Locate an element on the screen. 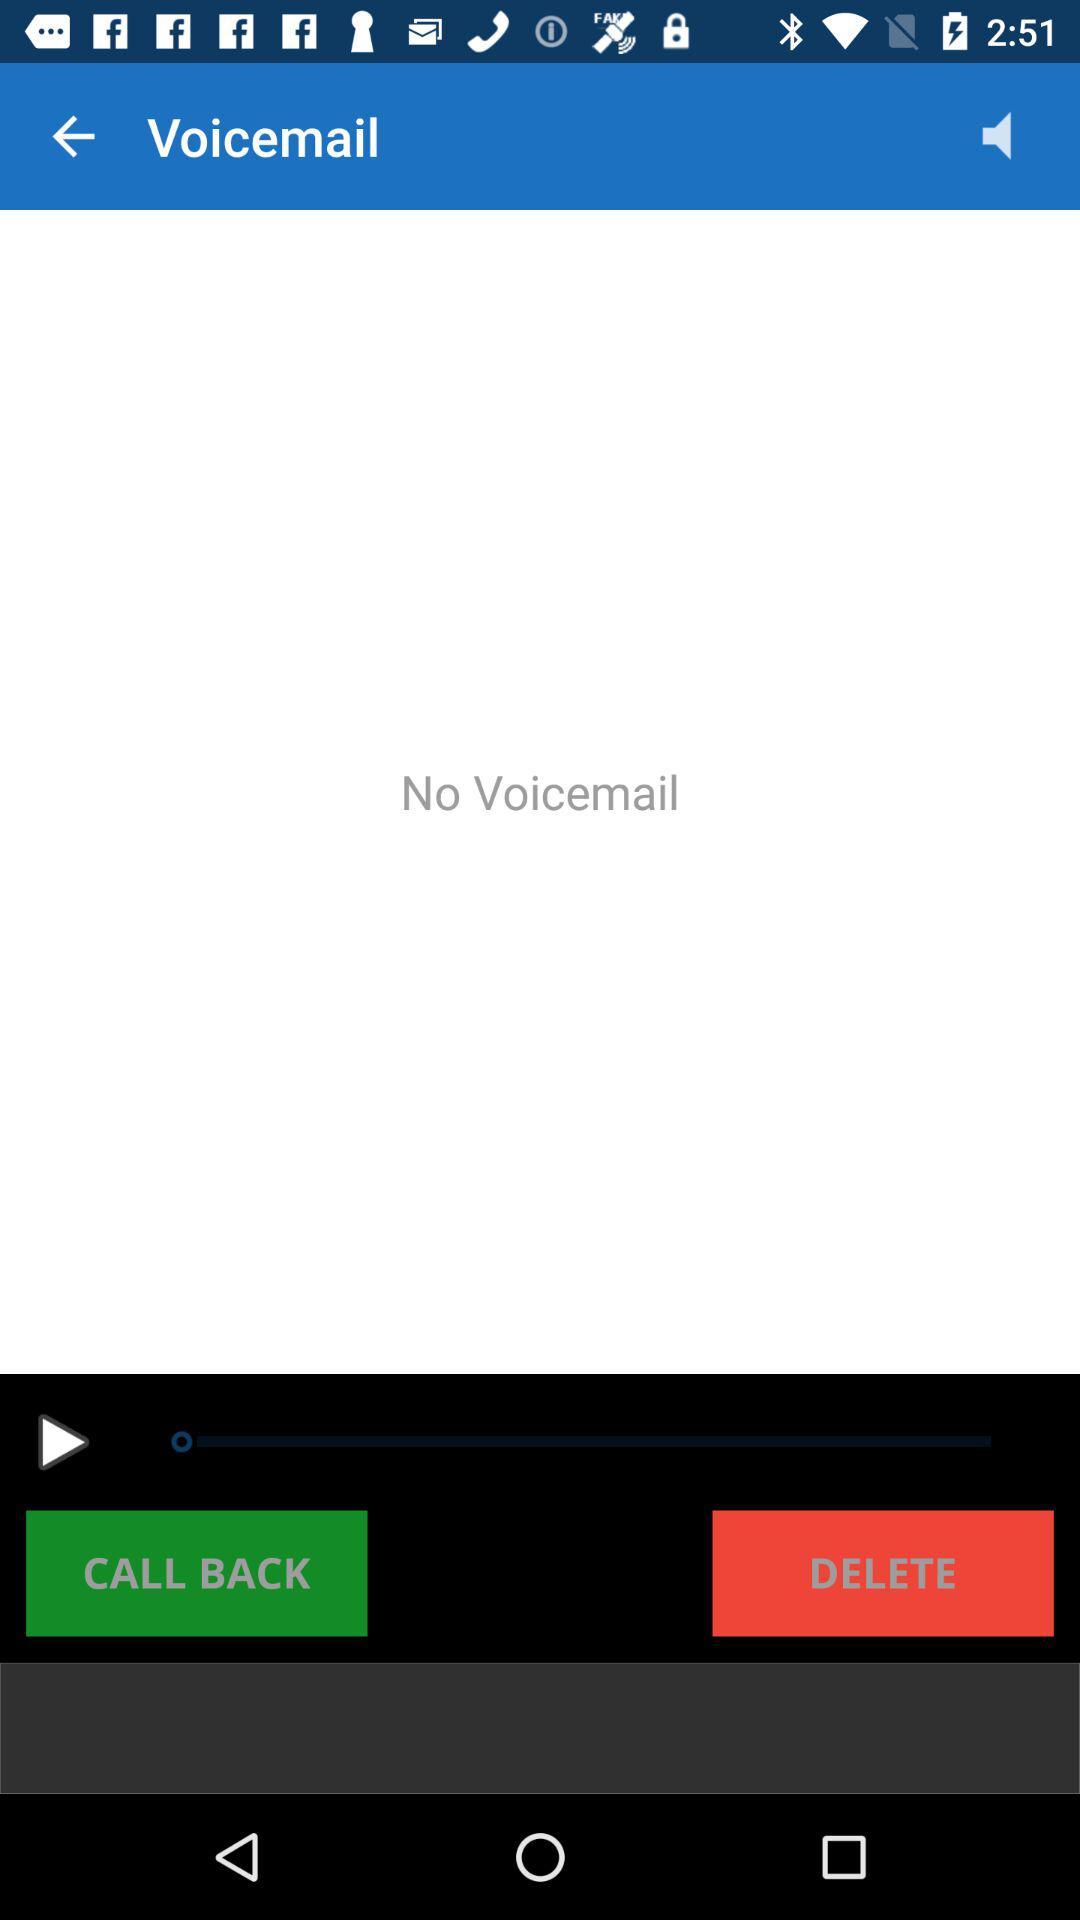 This screenshot has width=1080, height=1920. the delete is located at coordinates (882, 1572).